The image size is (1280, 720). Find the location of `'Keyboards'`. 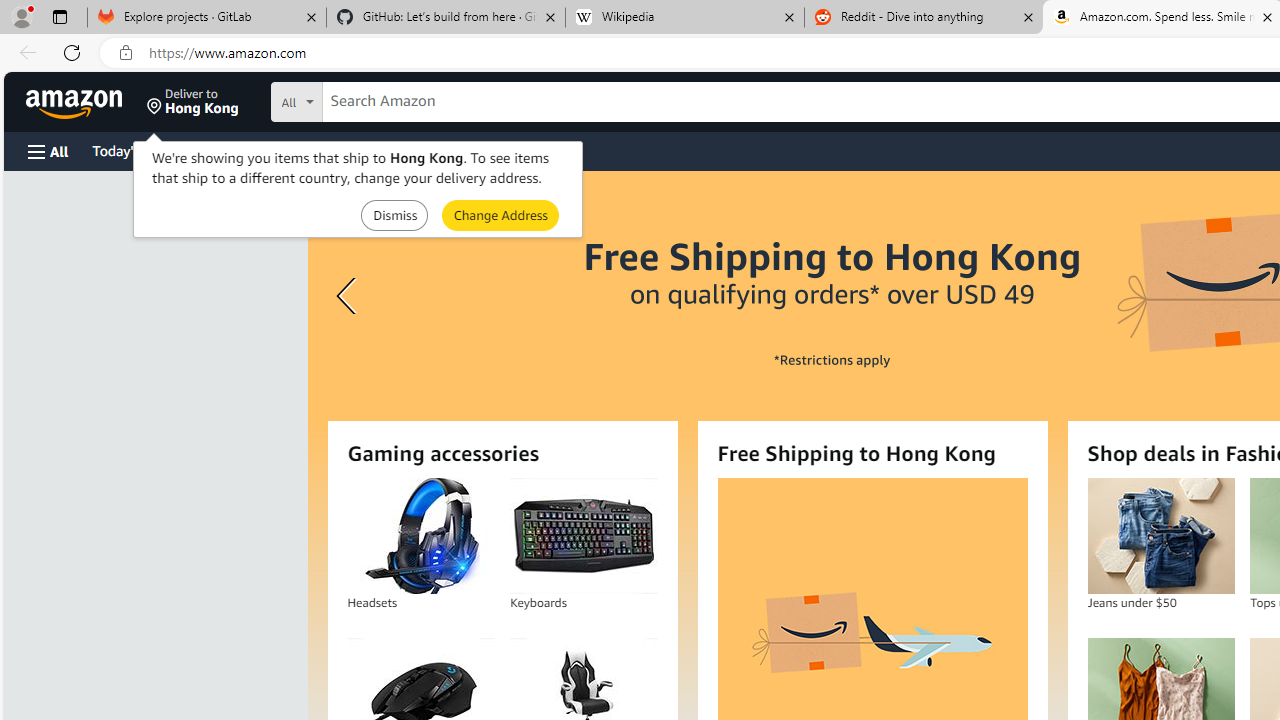

'Keyboards' is located at coordinates (582, 535).